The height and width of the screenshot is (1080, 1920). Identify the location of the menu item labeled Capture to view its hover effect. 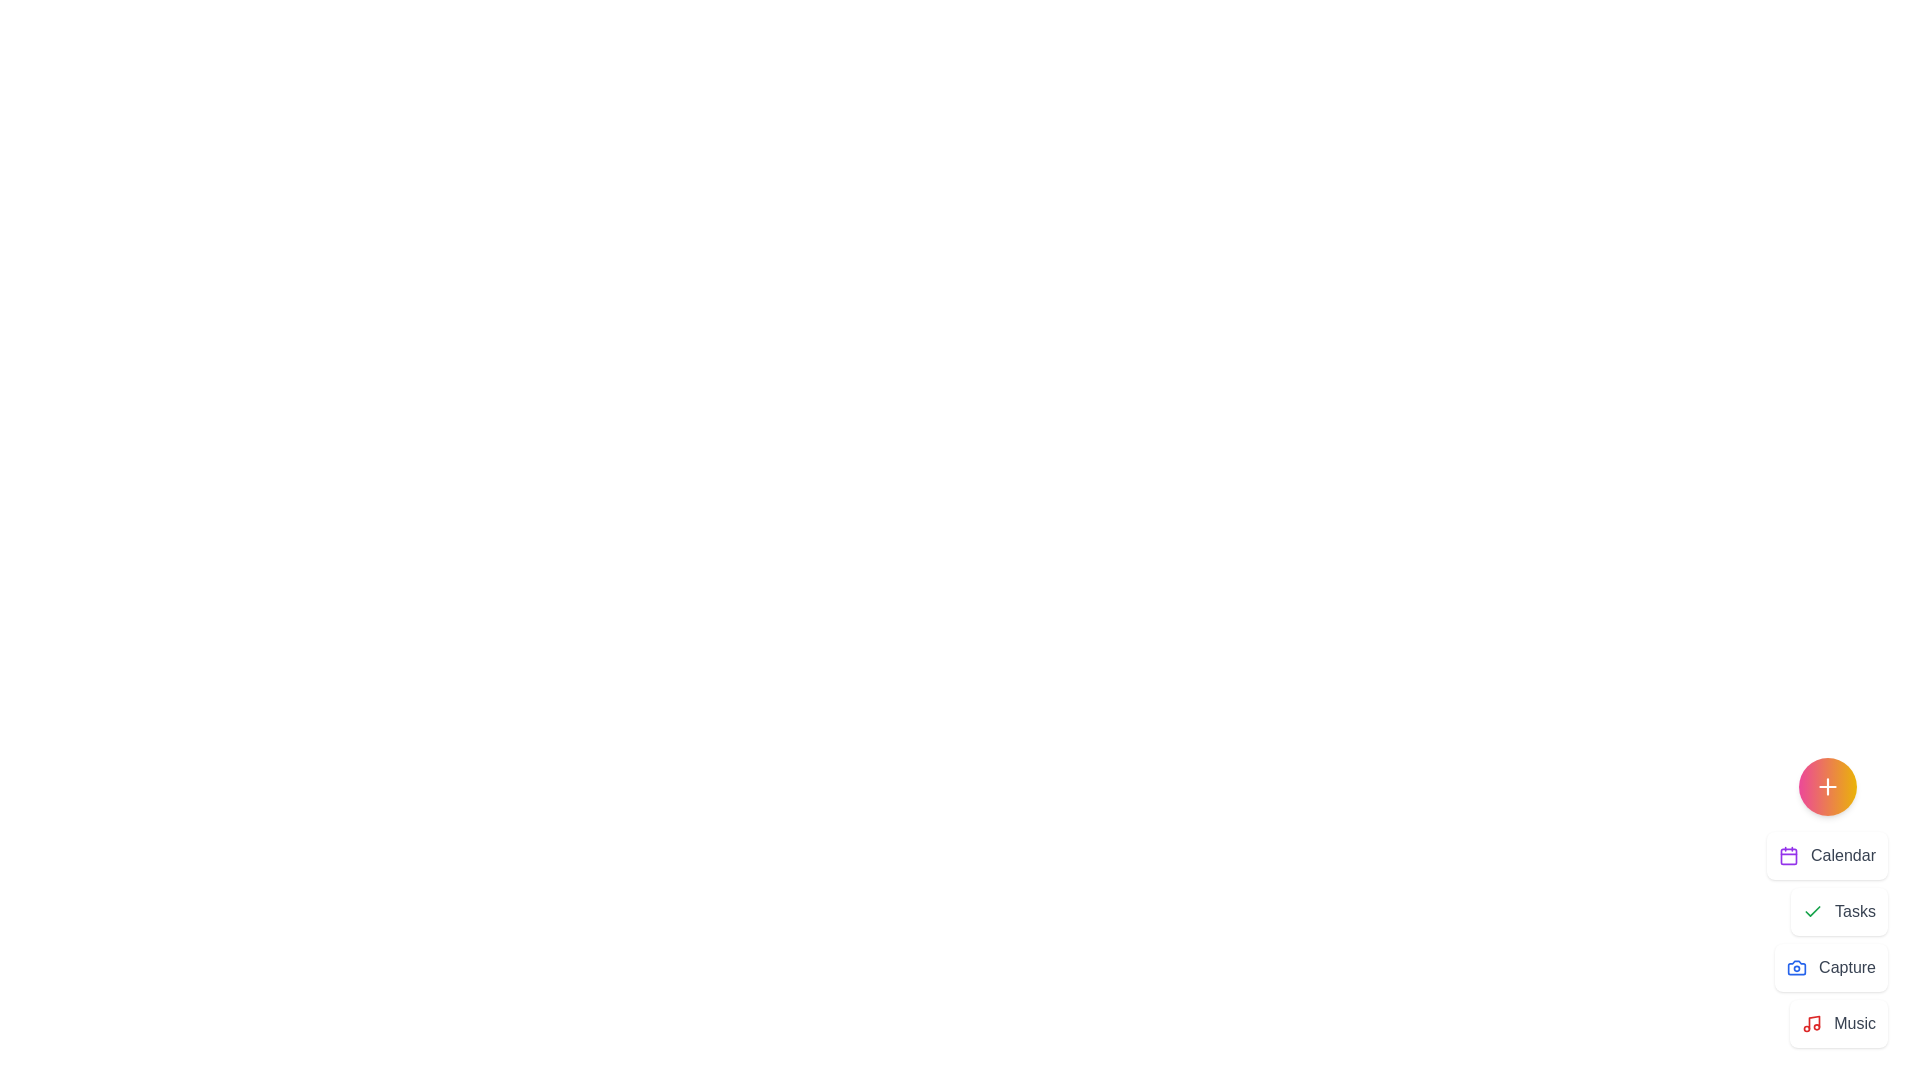
(1831, 967).